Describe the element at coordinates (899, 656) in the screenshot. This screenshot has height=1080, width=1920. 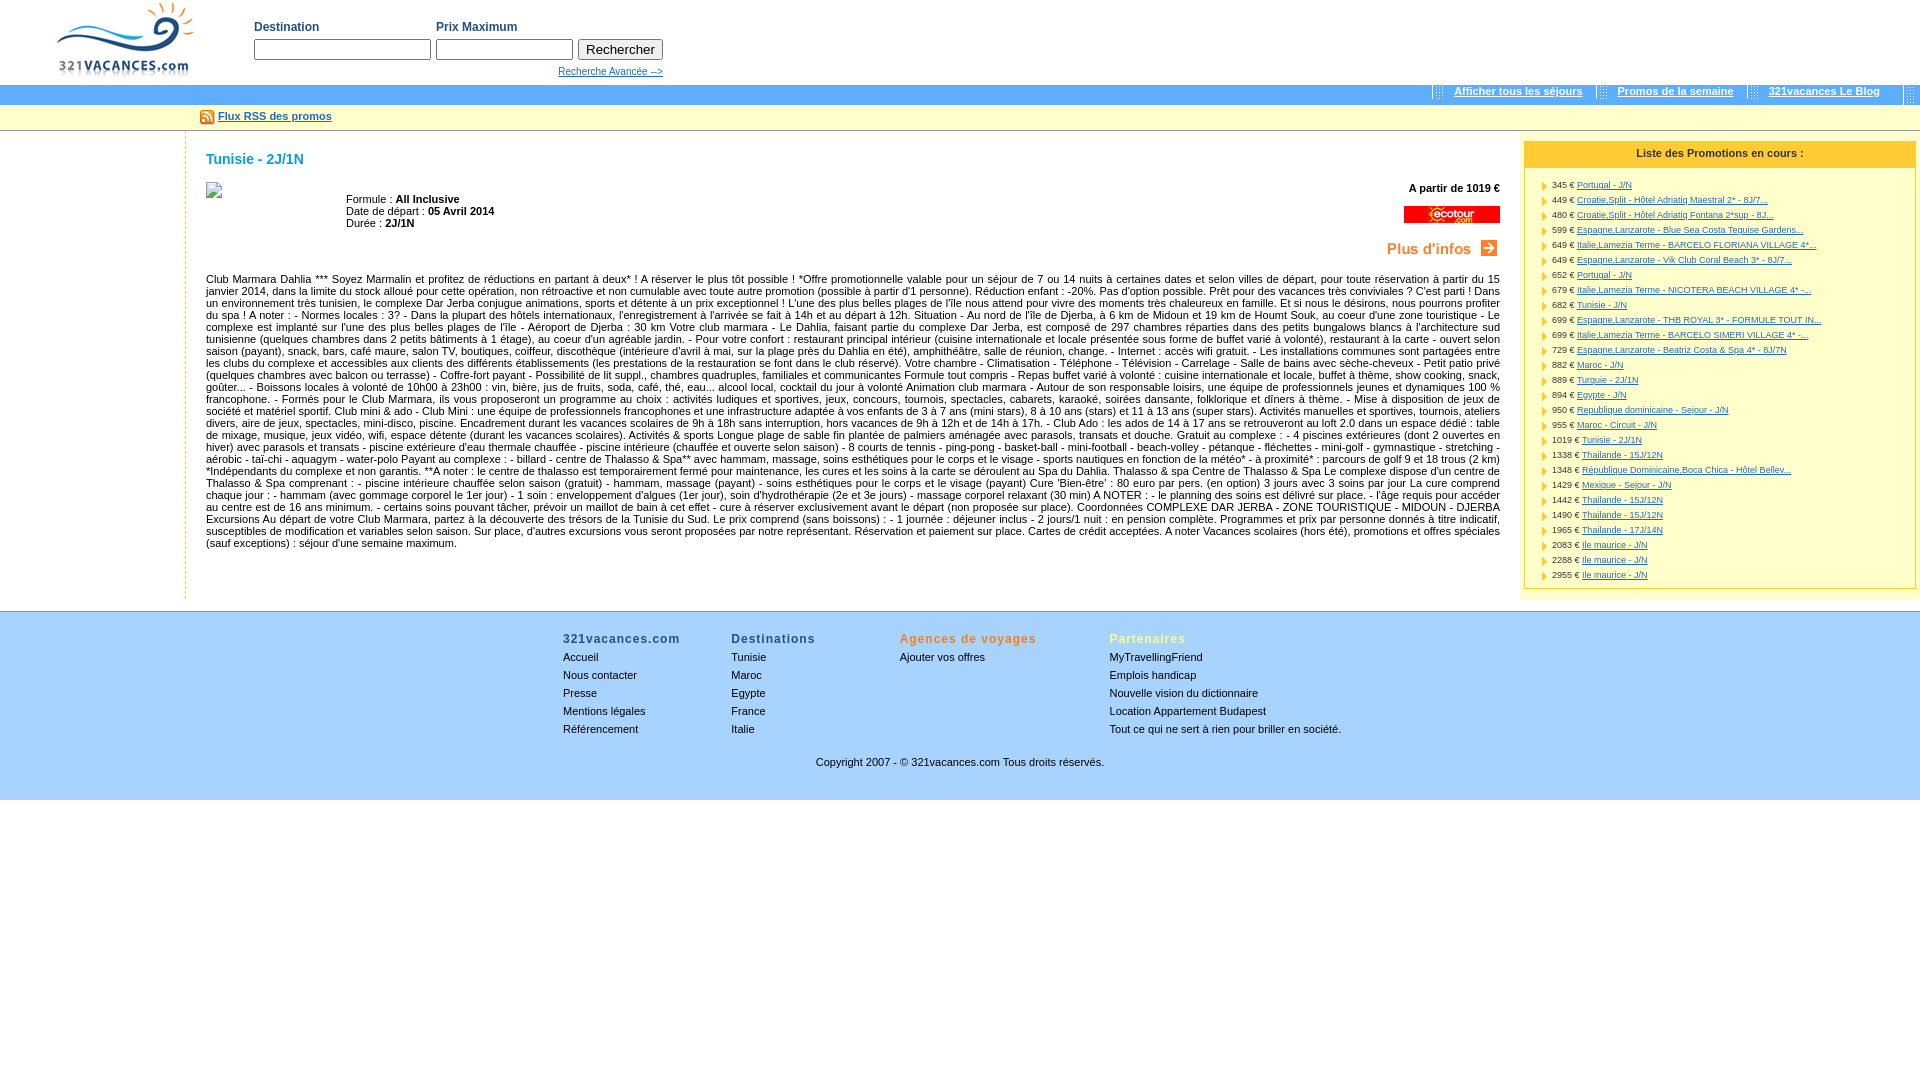
I see `'Ajouter vos offres'` at that location.